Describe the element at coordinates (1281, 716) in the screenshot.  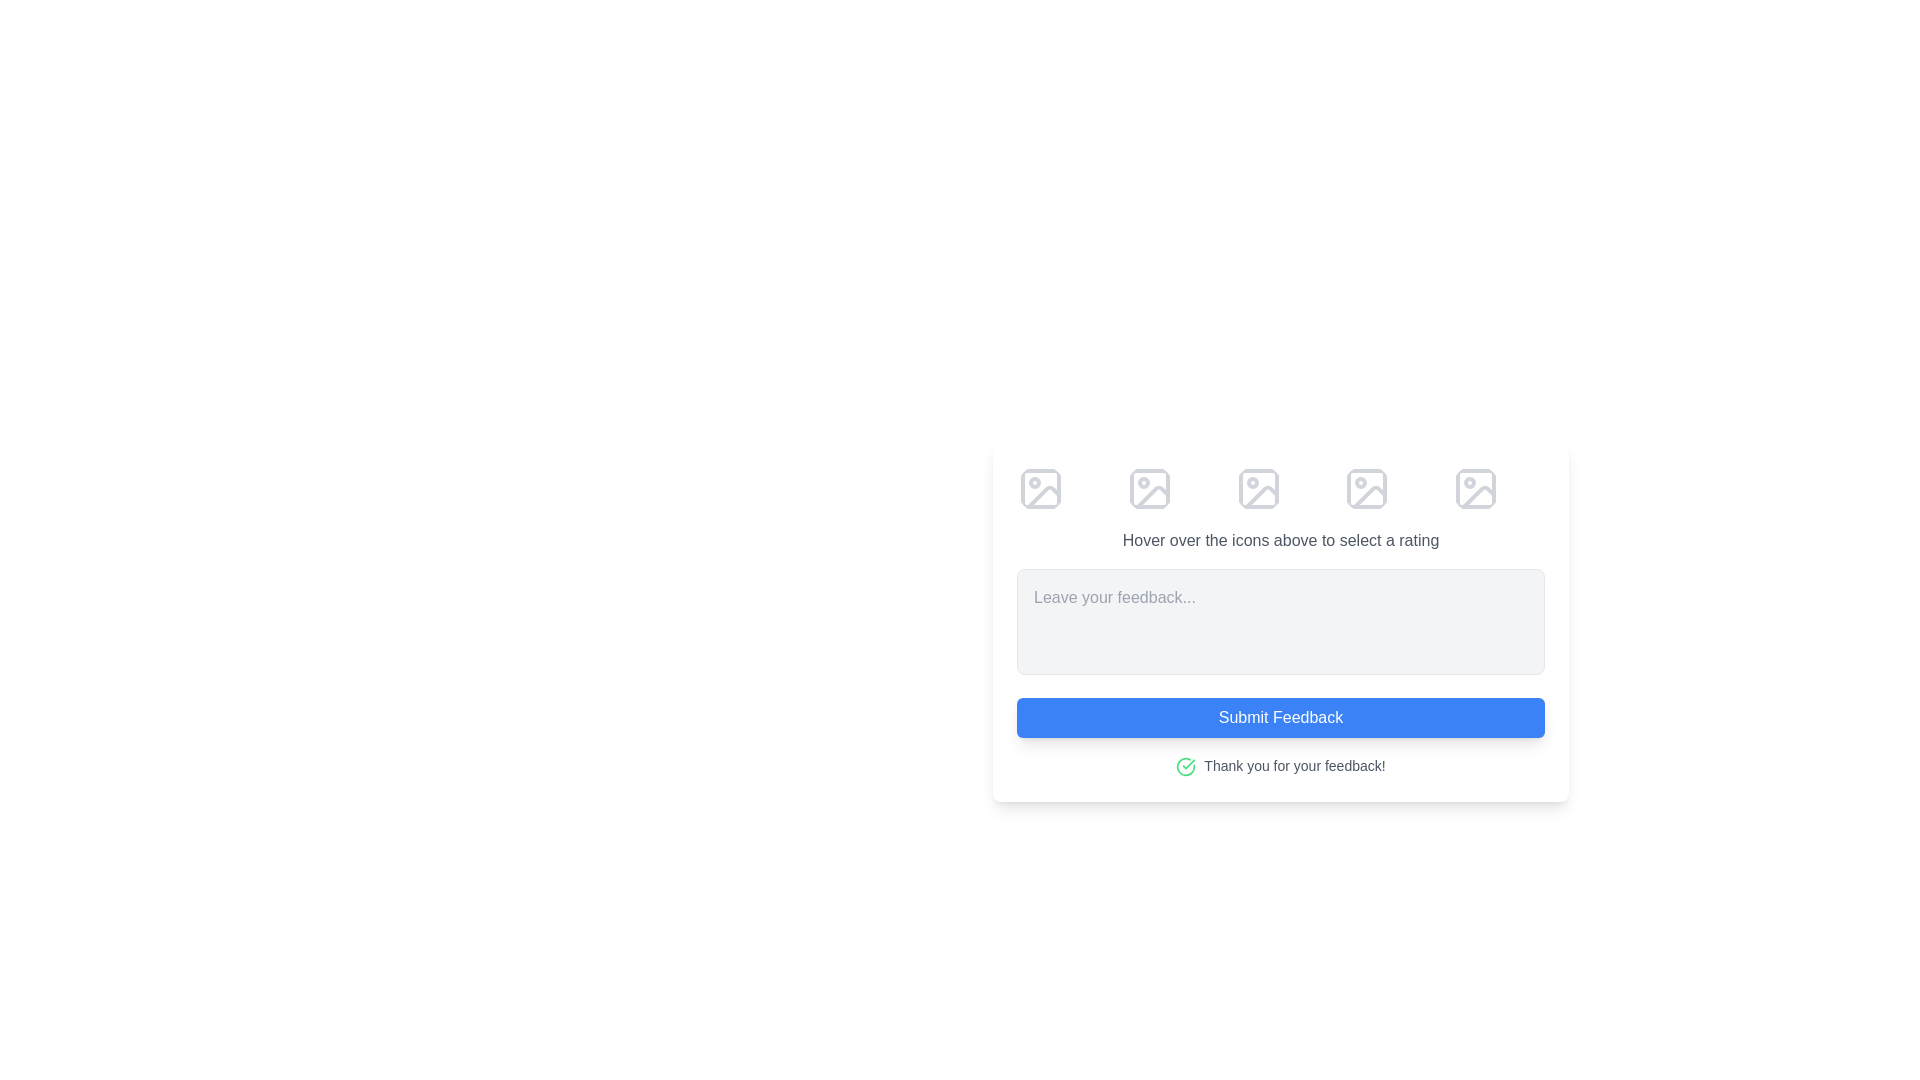
I see `the 'Submit Feedback' button for keyboard navigation` at that location.